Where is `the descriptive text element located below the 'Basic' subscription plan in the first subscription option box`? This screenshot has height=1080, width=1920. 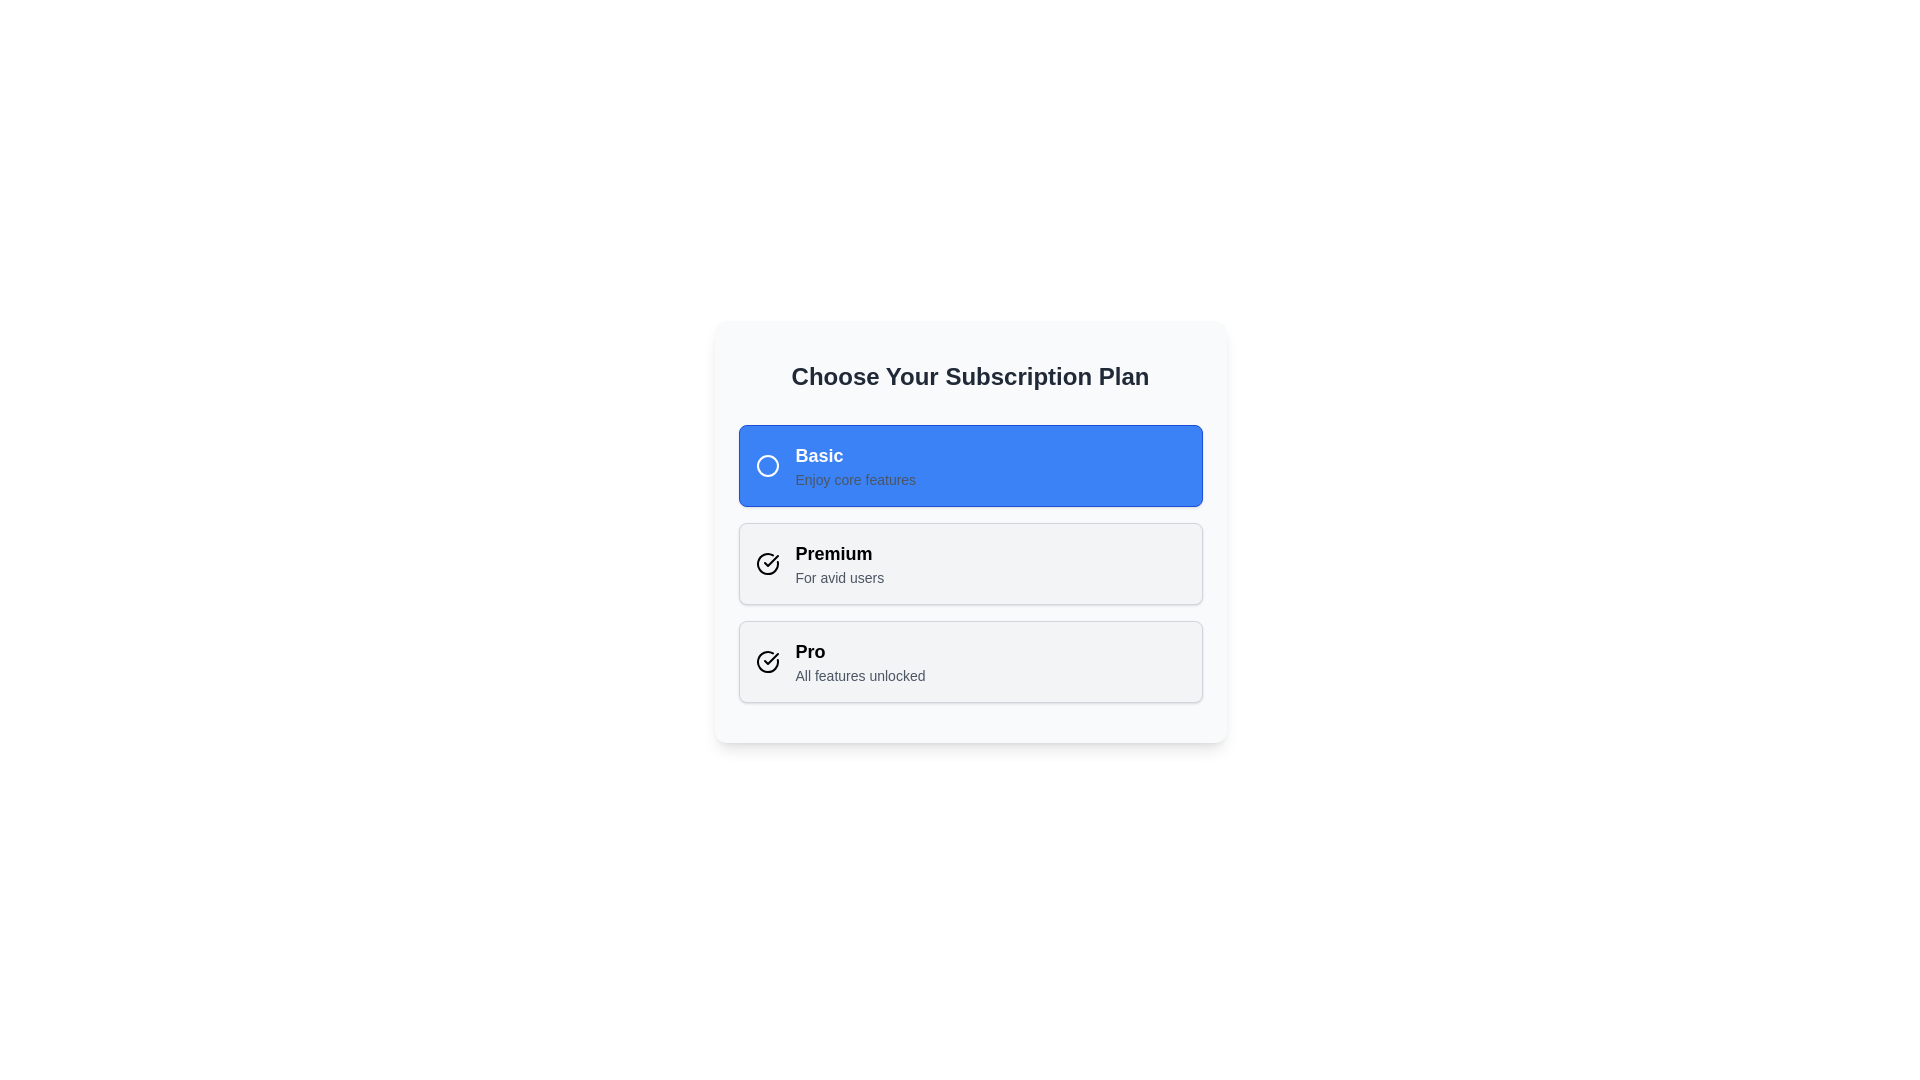
the descriptive text element located below the 'Basic' subscription plan in the first subscription option box is located at coordinates (855, 479).